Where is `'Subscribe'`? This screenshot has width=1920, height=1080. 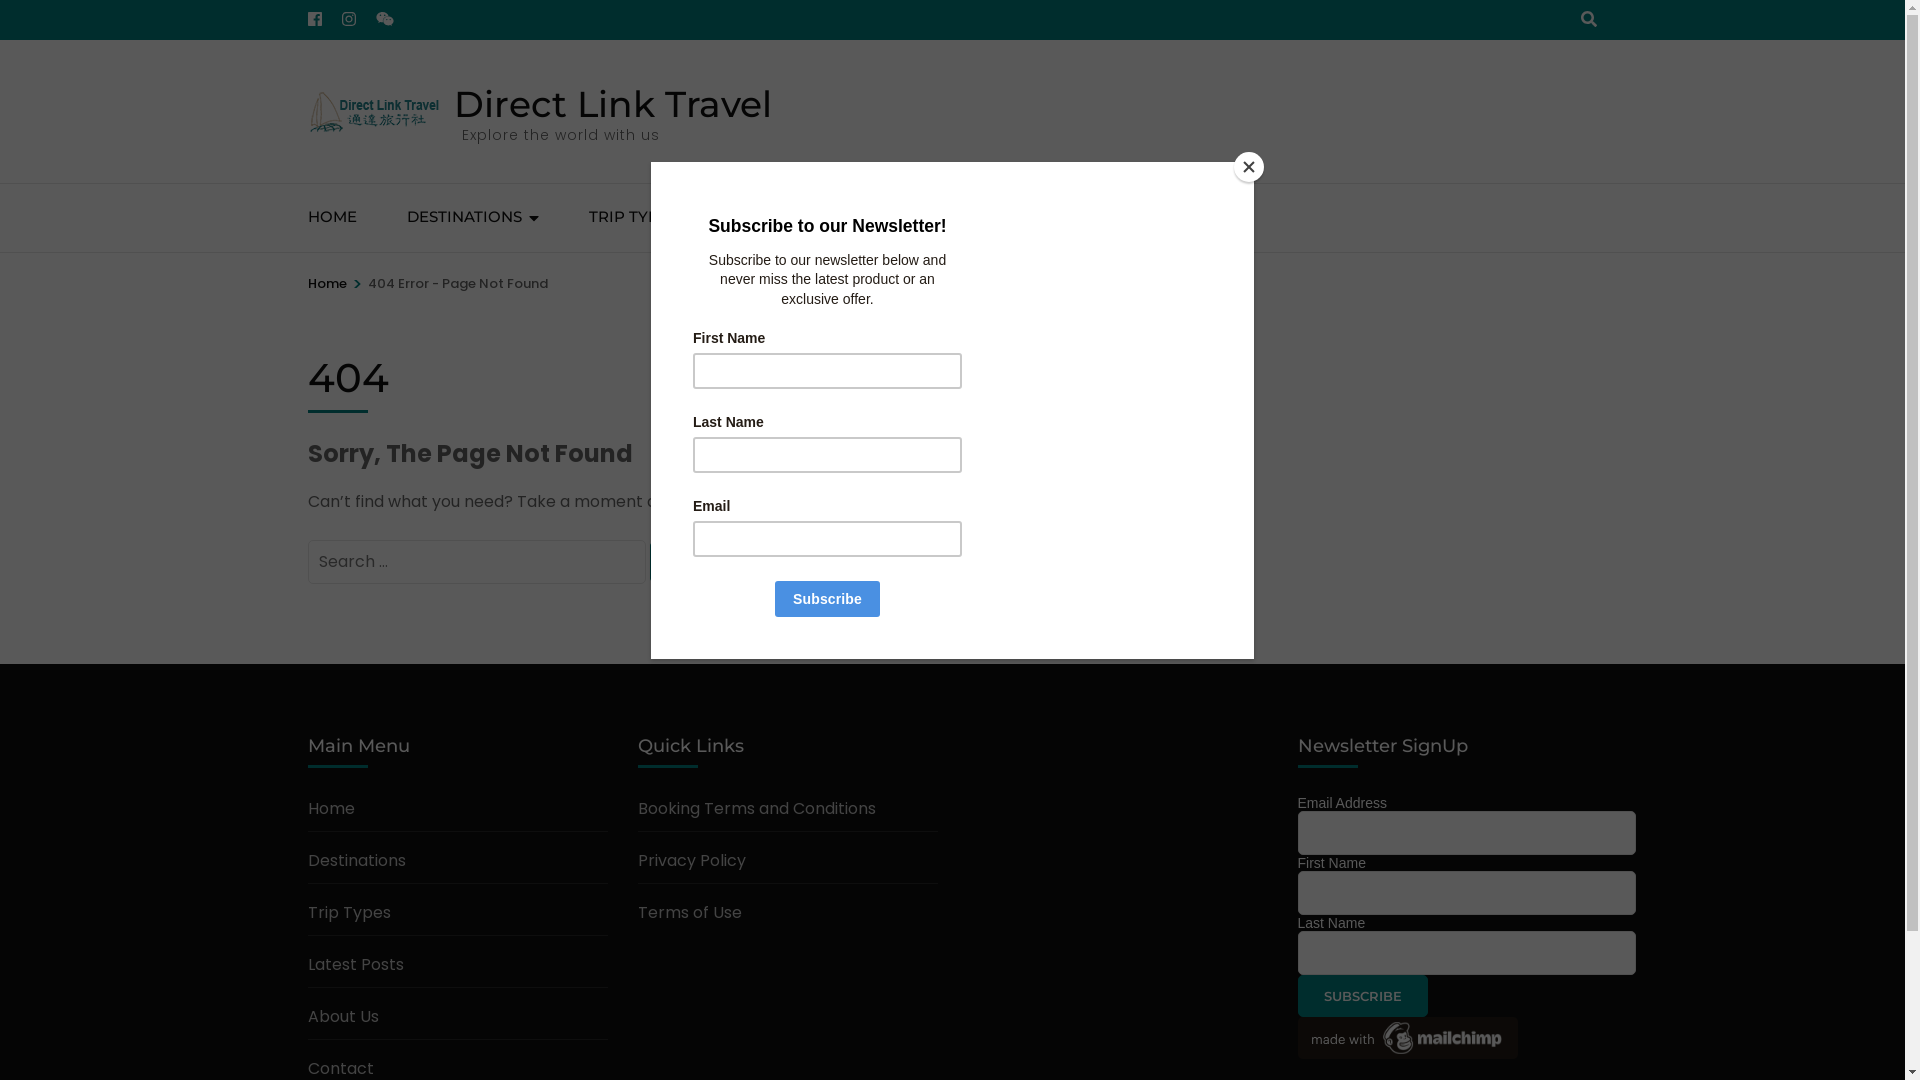 'Subscribe' is located at coordinates (1362, 995).